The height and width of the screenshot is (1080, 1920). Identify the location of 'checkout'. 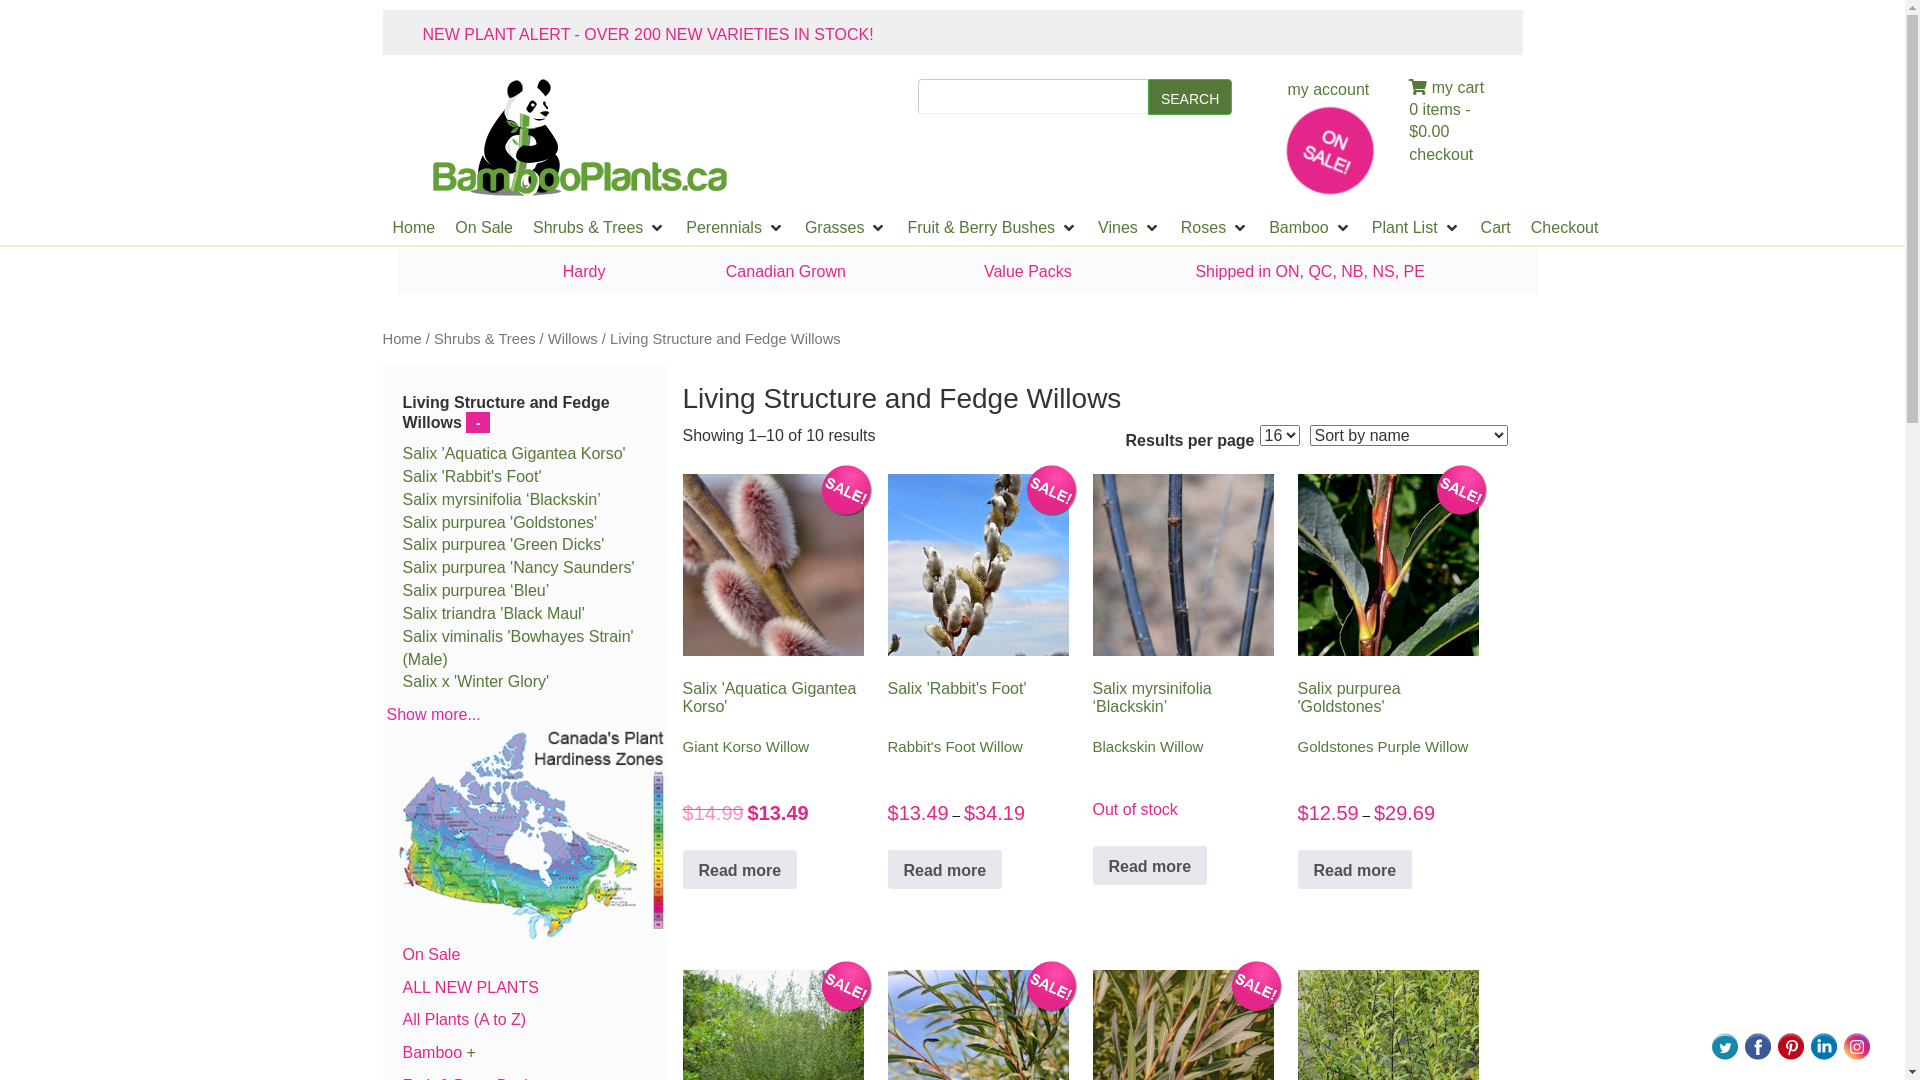
(1460, 154).